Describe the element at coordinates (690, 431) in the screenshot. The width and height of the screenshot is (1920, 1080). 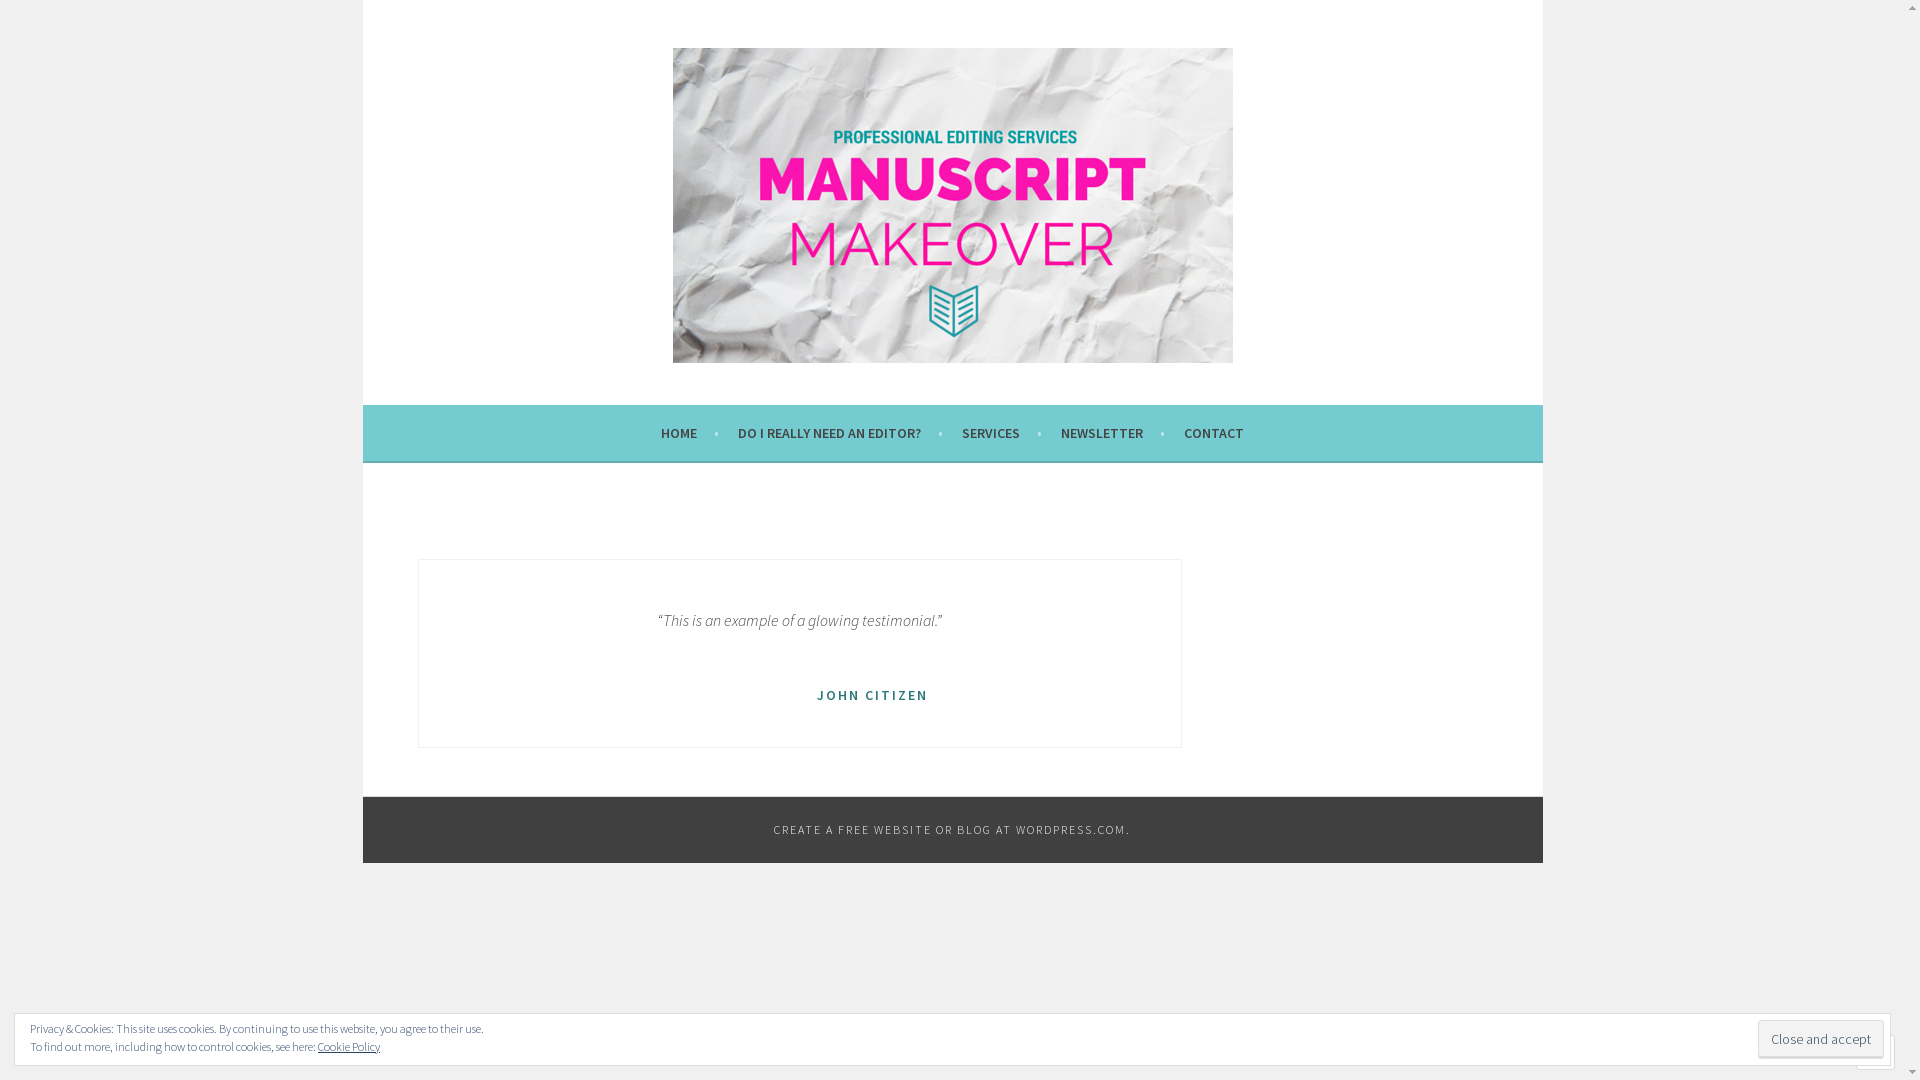
I see `'HOME'` at that location.